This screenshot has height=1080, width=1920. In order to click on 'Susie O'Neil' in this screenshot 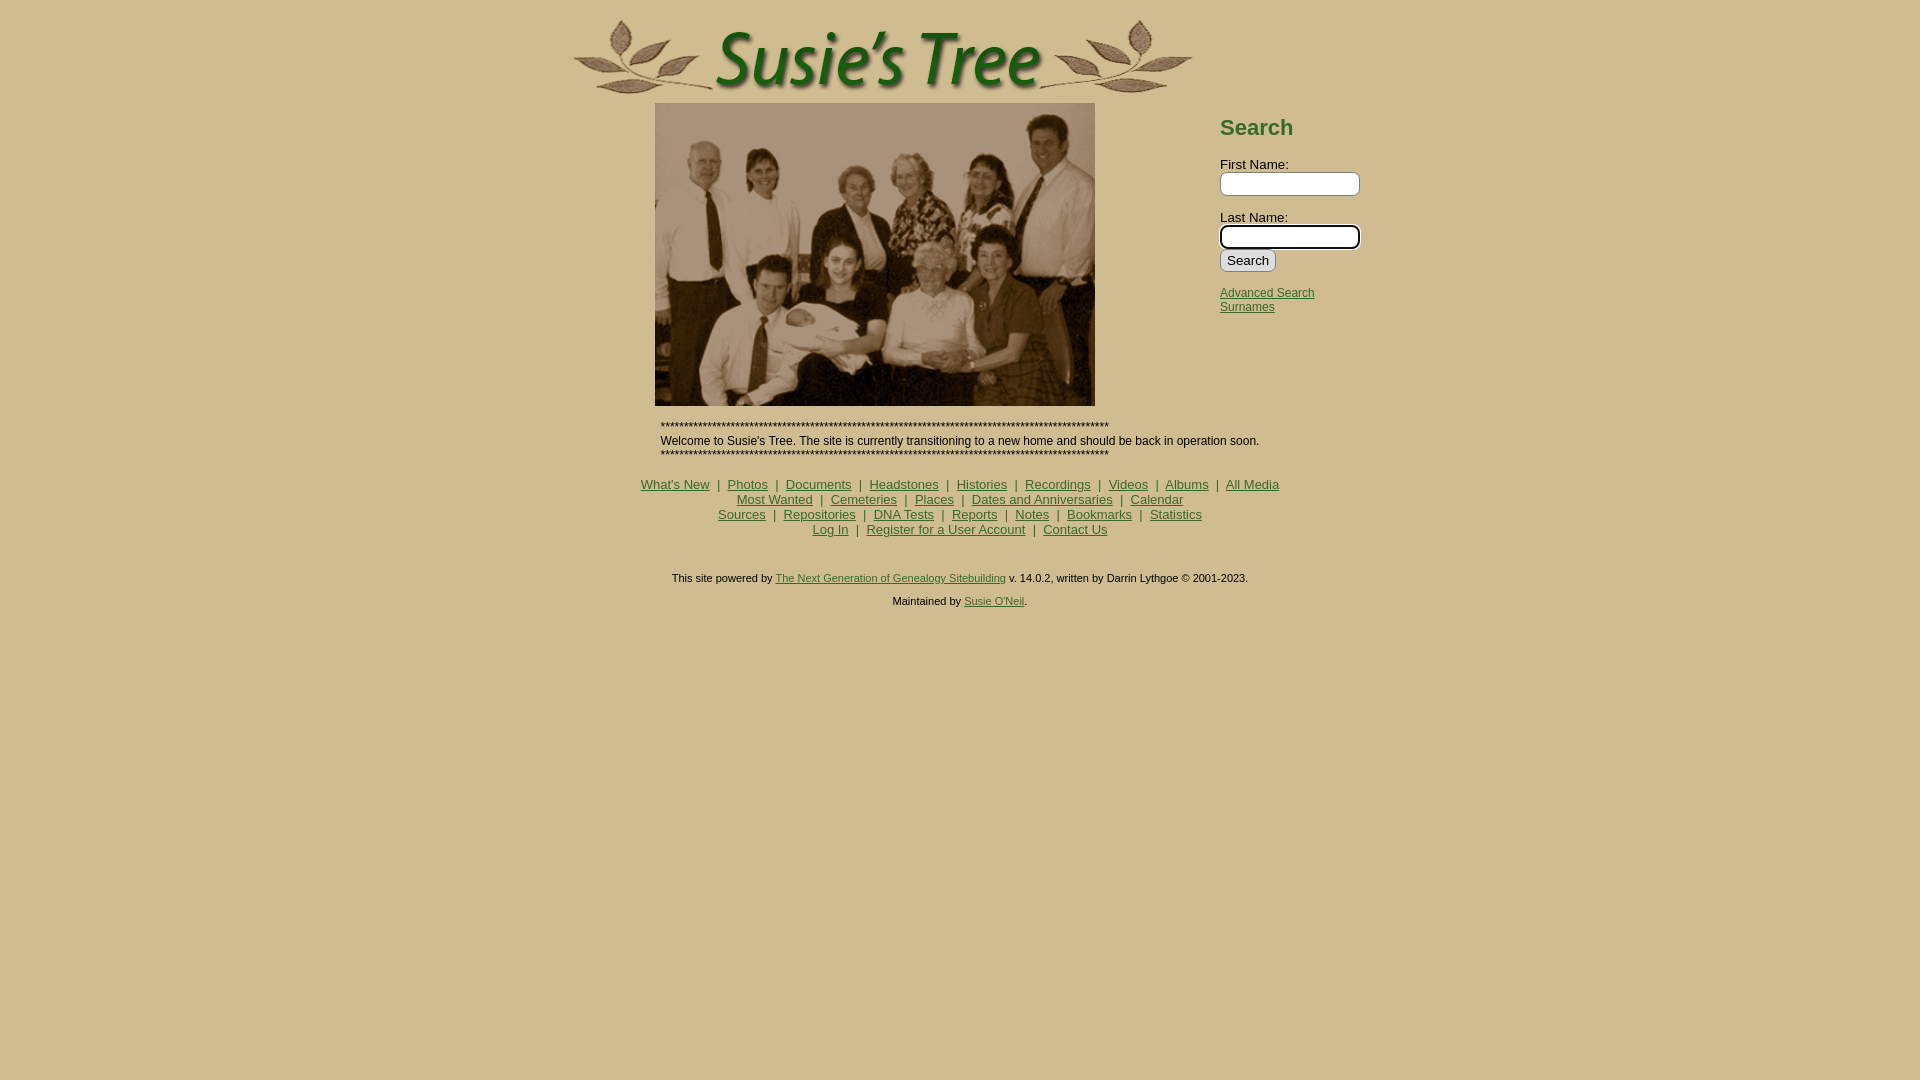, I will do `click(993, 600)`.